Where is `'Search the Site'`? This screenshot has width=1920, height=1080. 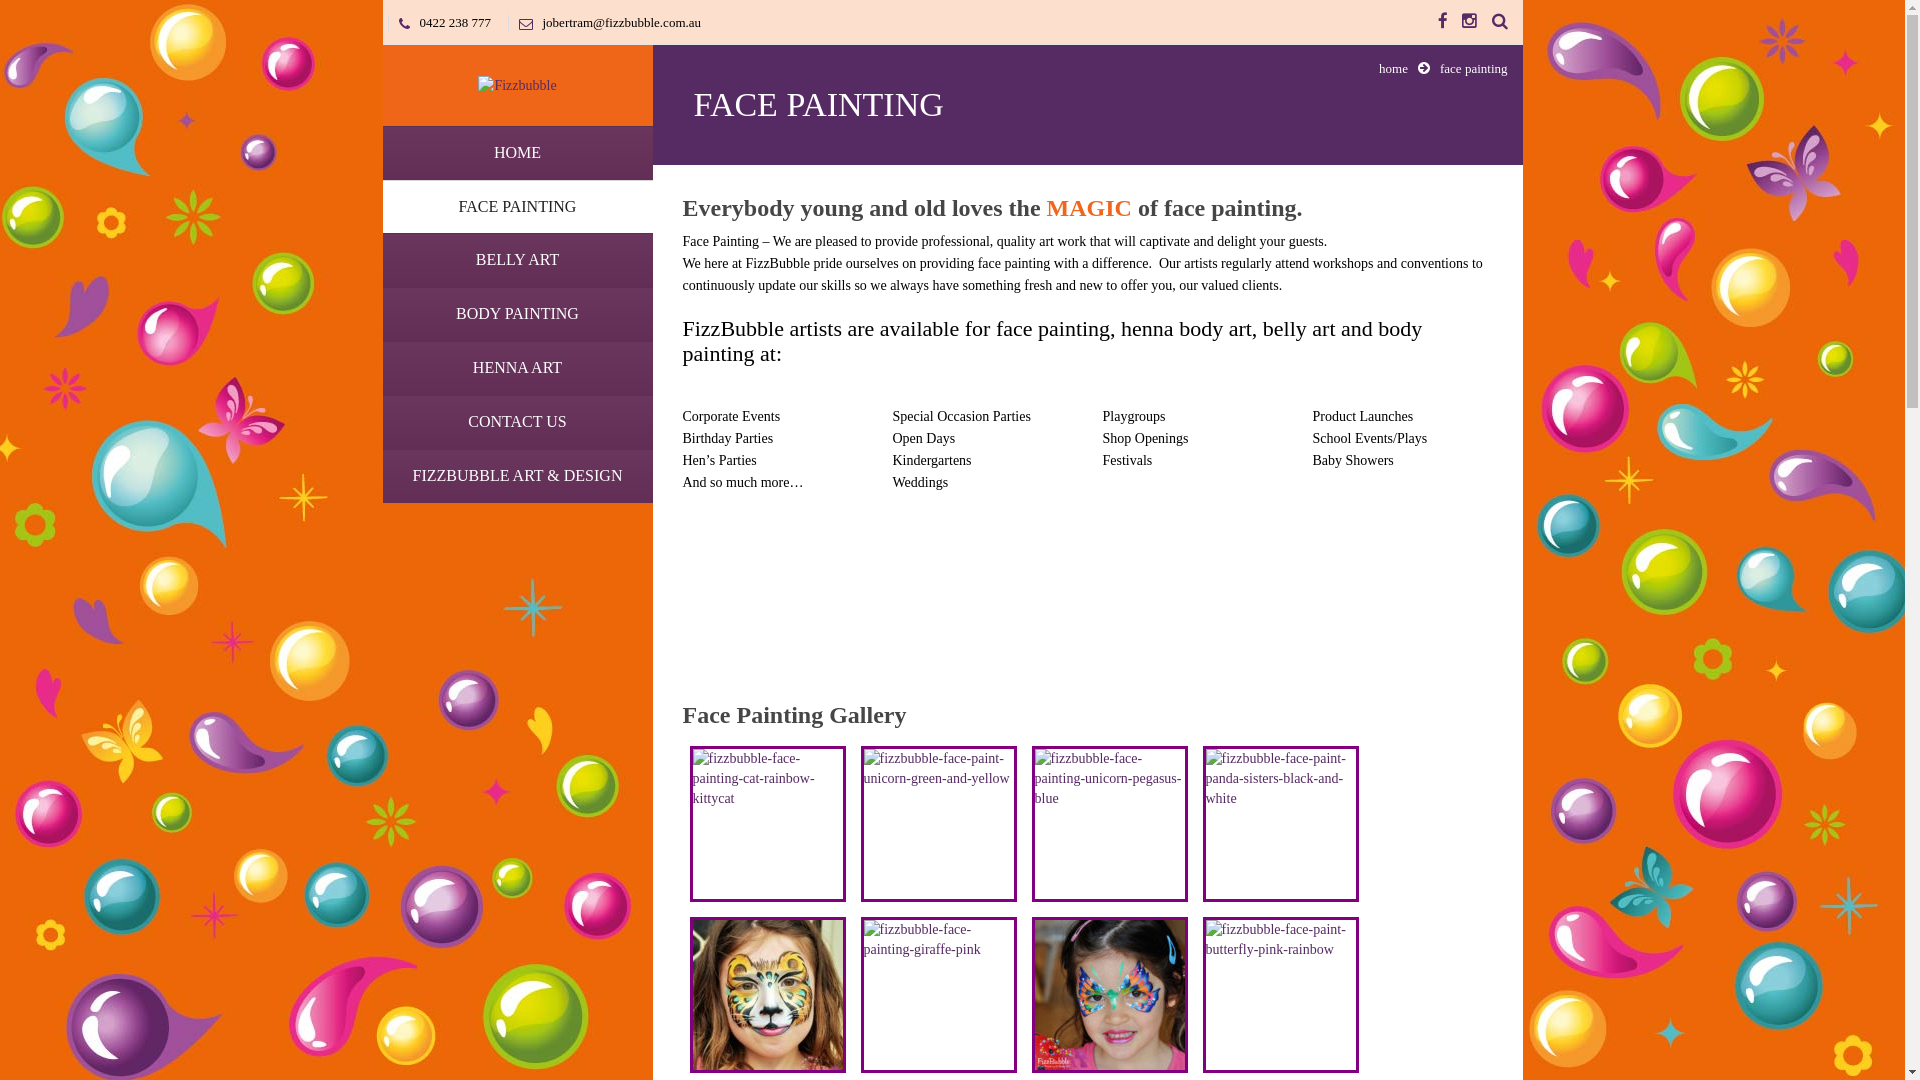 'Search the Site' is located at coordinates (1499, 22).